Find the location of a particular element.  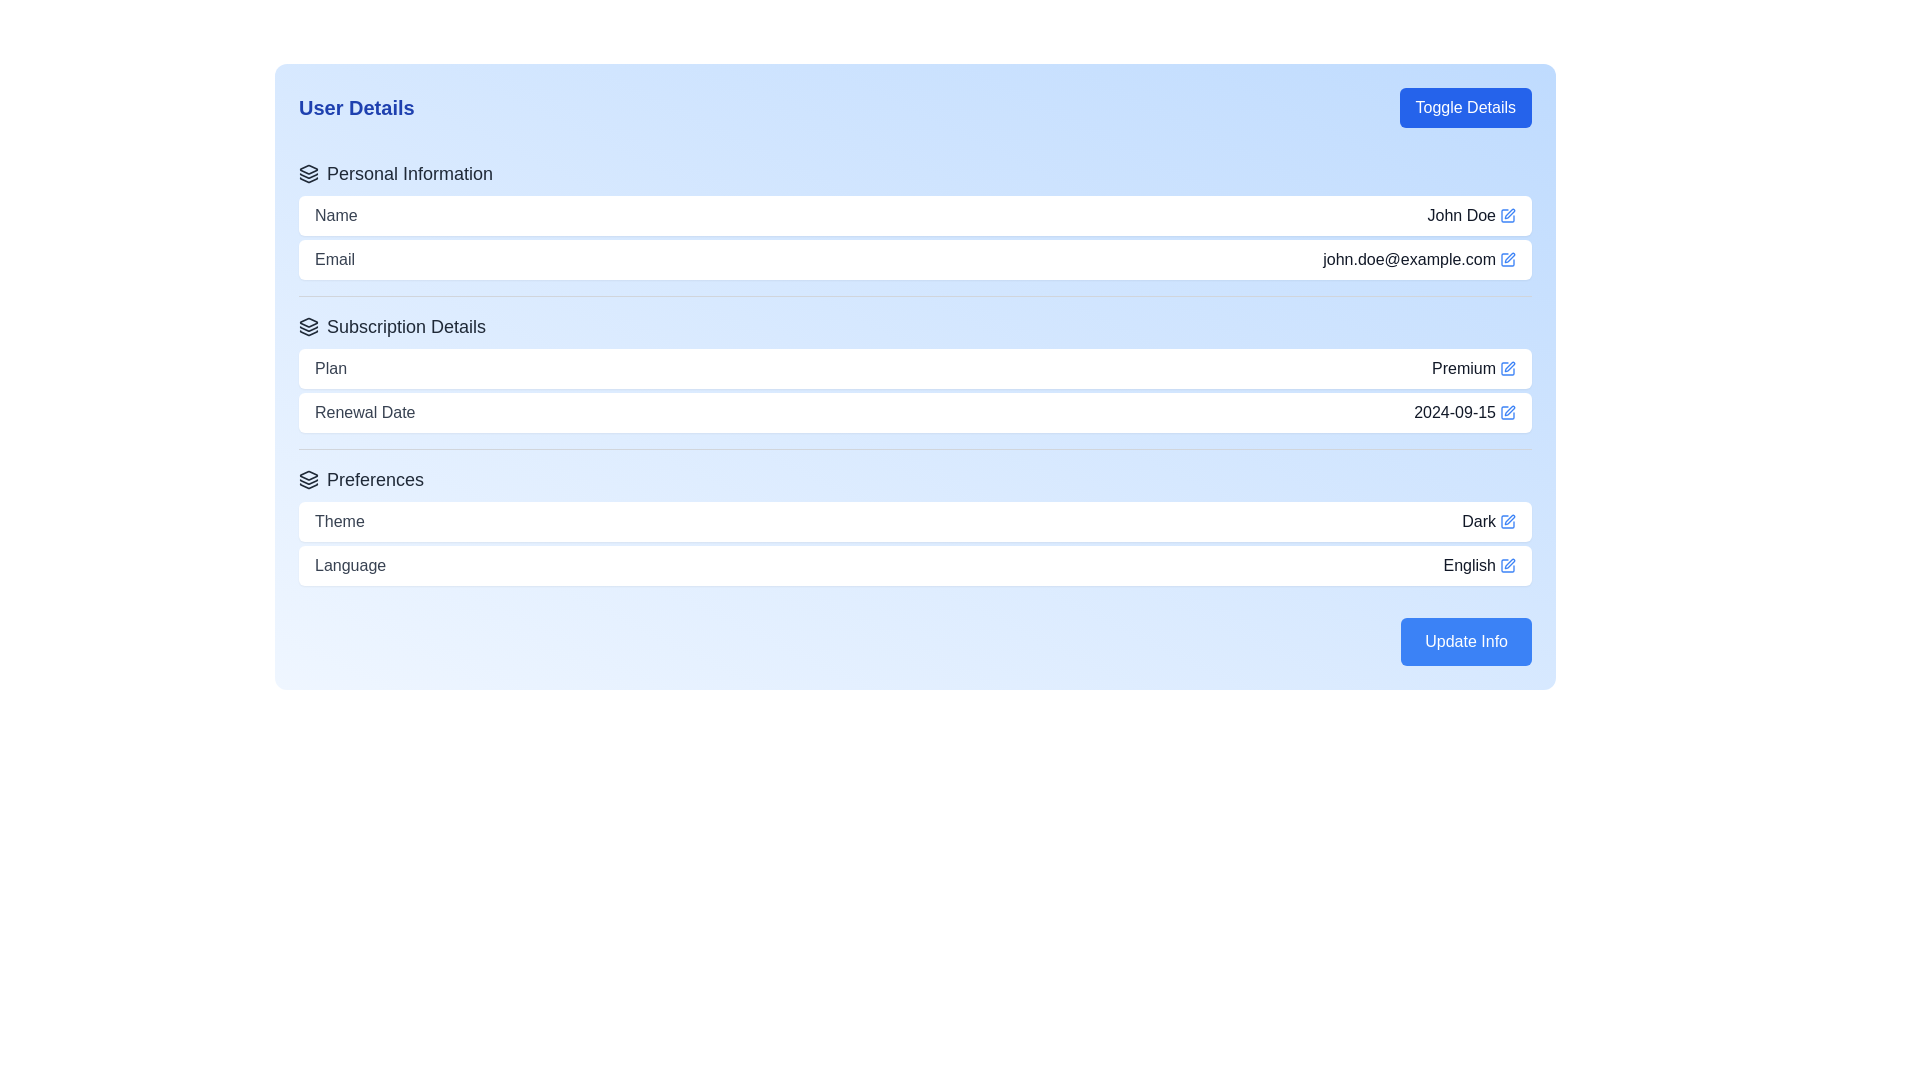

text 'Renewal Date' from the Text Label element, which is styled with a gray color and medium font weight, located in the 'Subscription Details' section of the 'User Details' panel is located at coordinates (365, 411).